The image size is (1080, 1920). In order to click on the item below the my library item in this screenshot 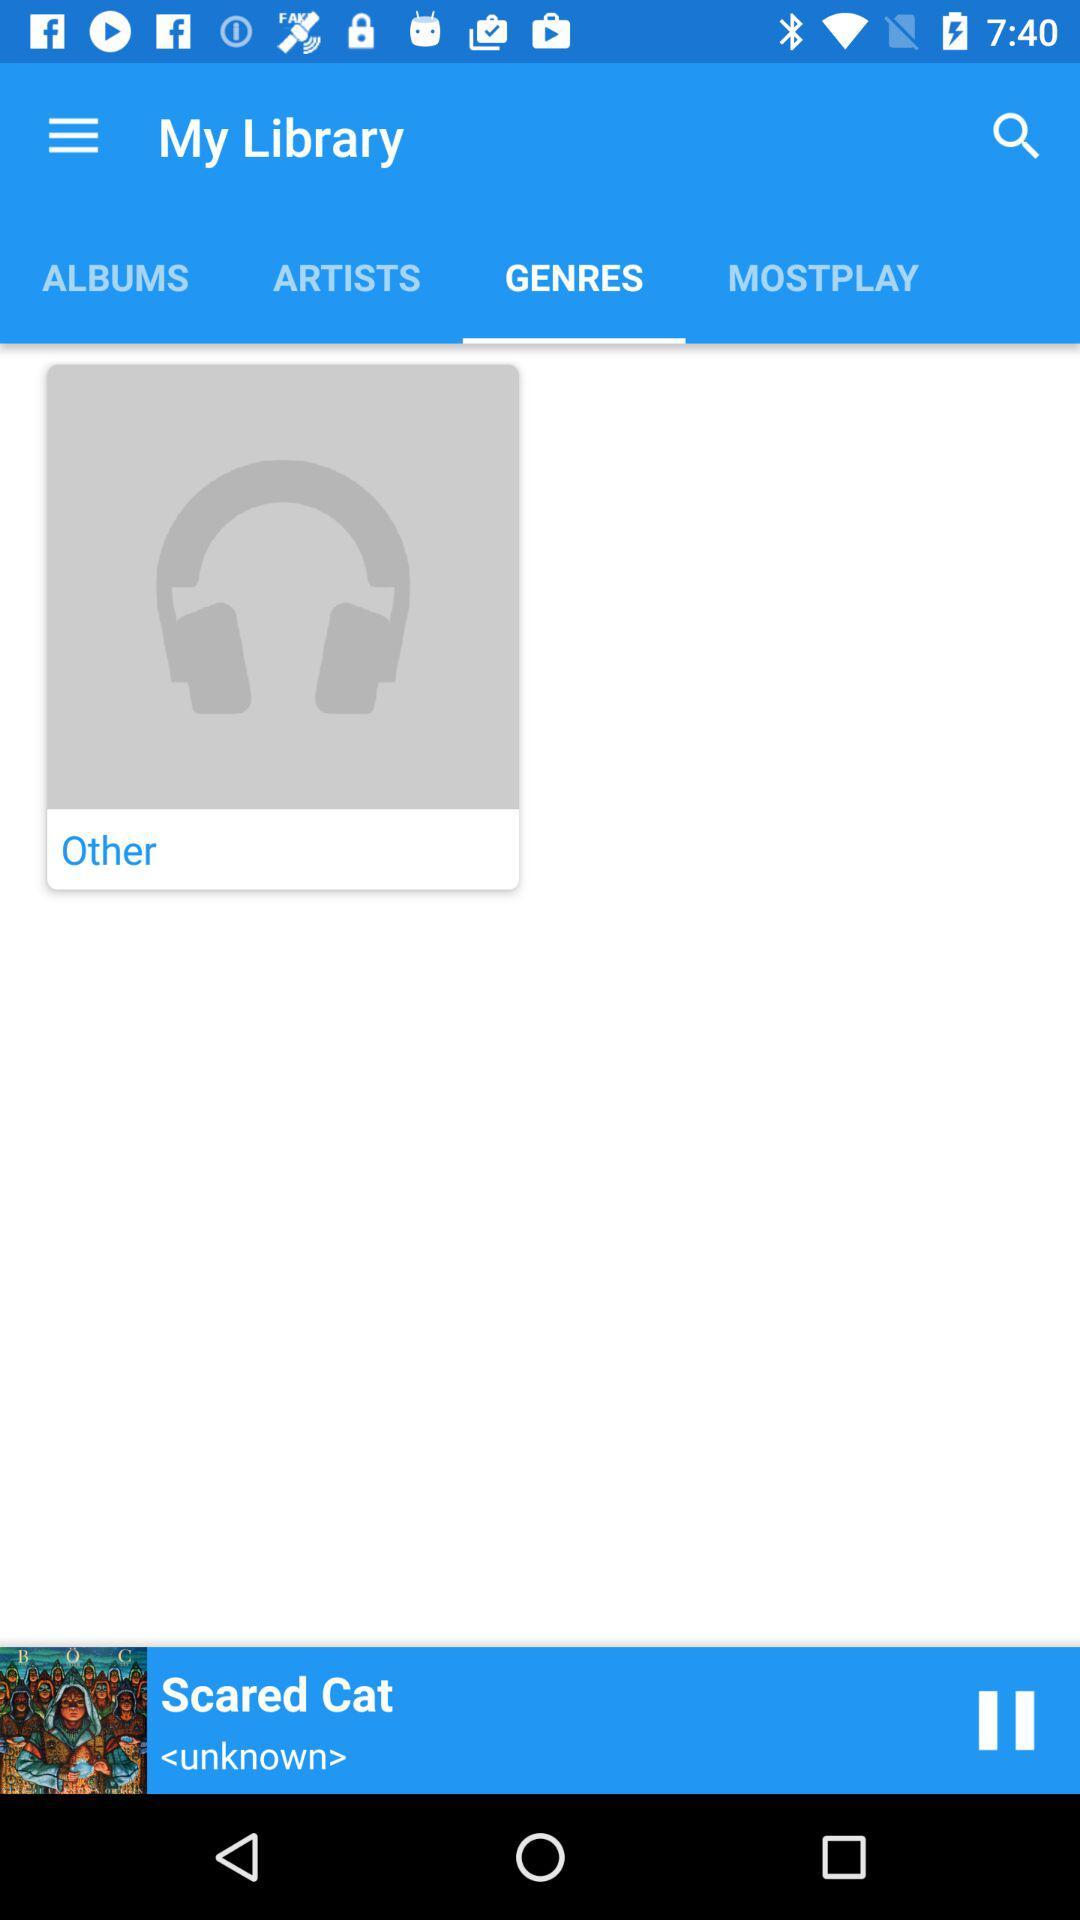, I will do `click(345, 275)`.